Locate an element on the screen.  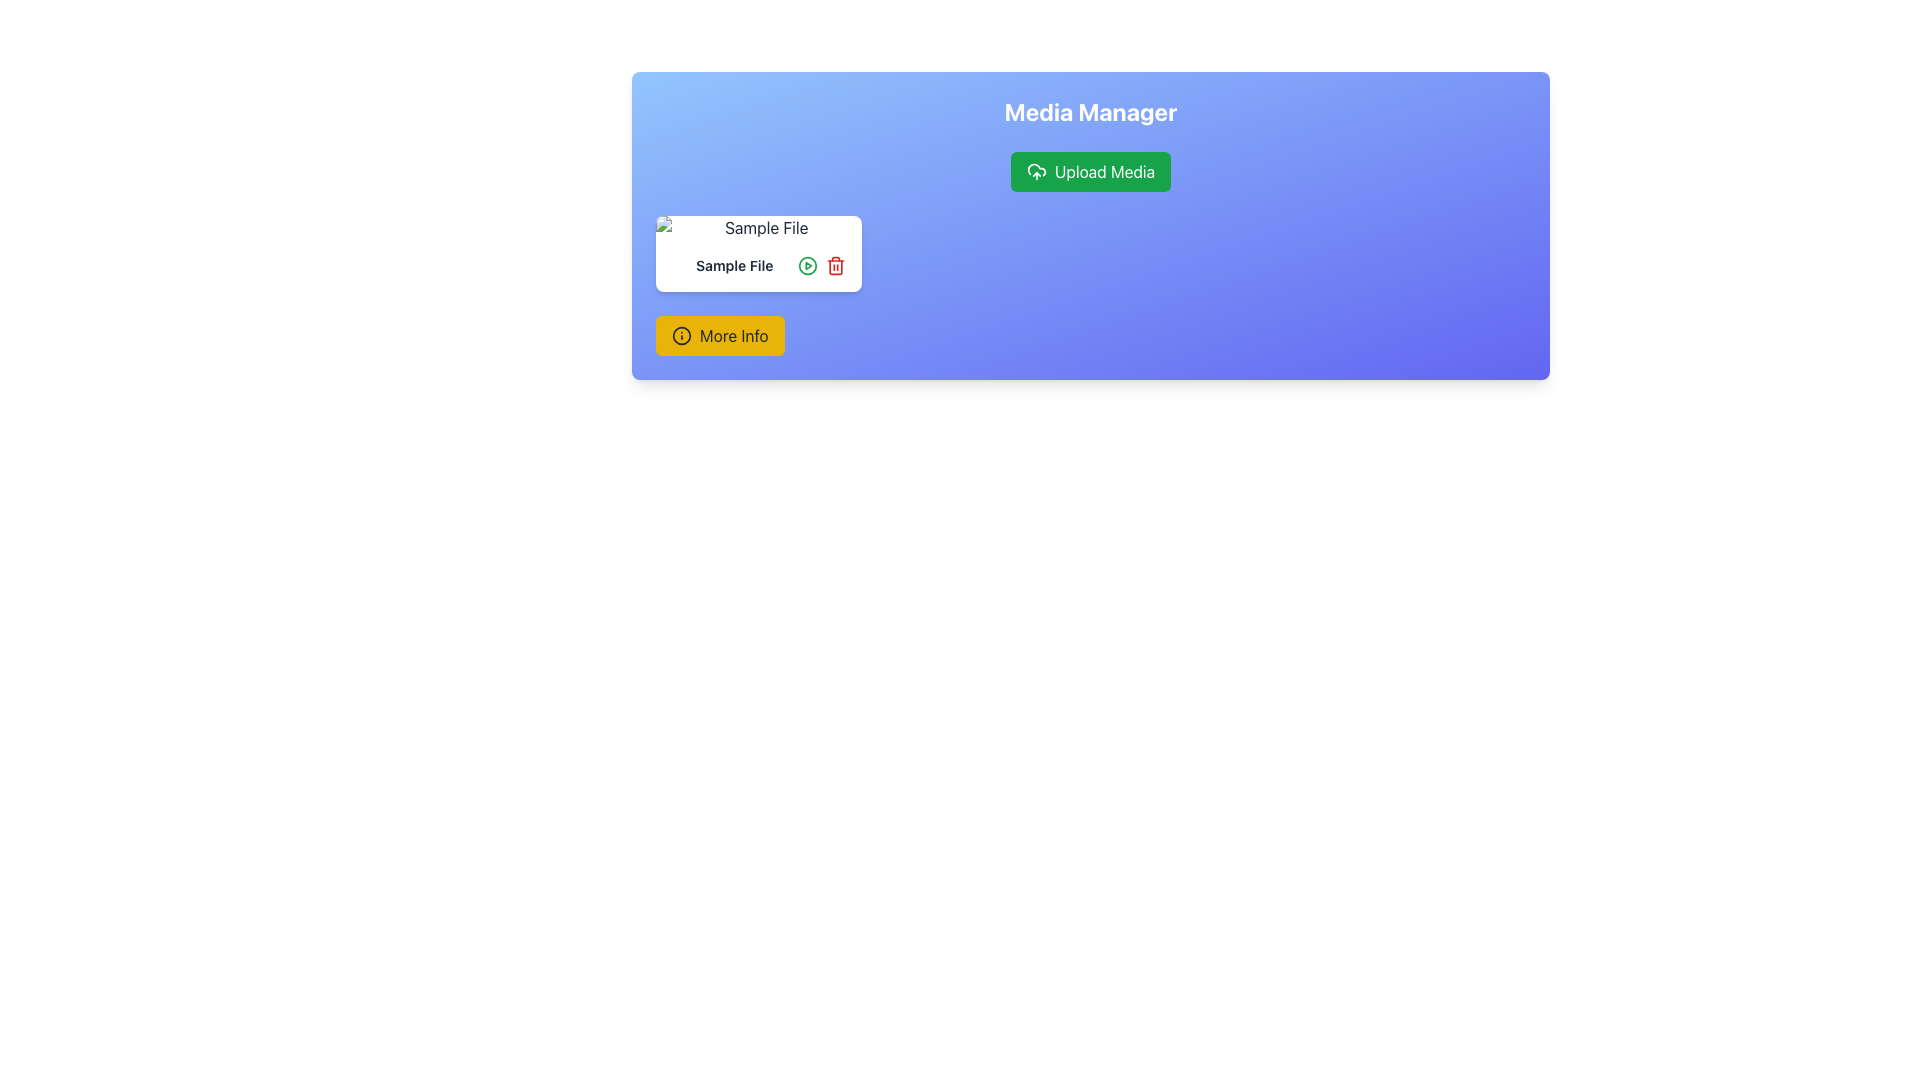
the green circle play icon located in the horizontal group of interactive icons to the right of the 'Sample File' text is located at coordinates (821, 265).